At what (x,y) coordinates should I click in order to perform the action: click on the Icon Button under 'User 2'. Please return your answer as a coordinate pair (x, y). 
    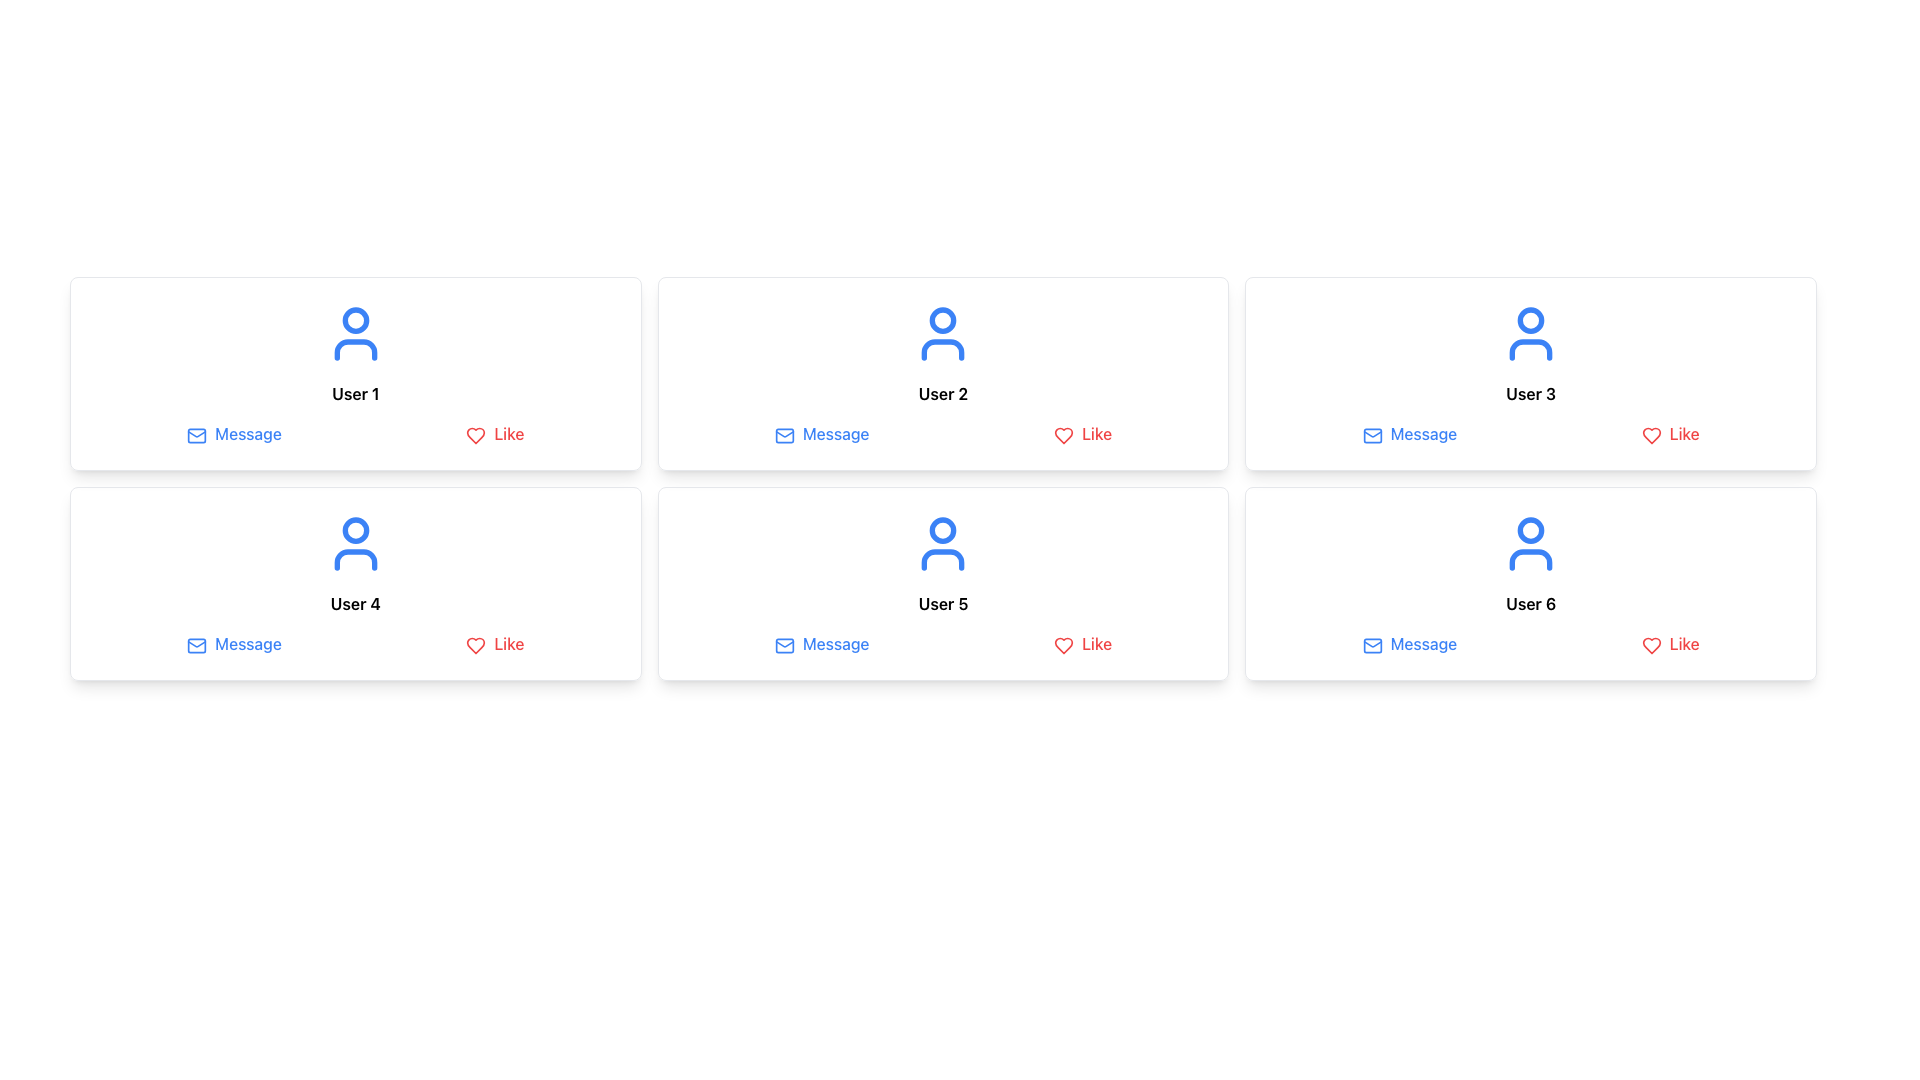
    Looking at the image, I should click on (783, 434).